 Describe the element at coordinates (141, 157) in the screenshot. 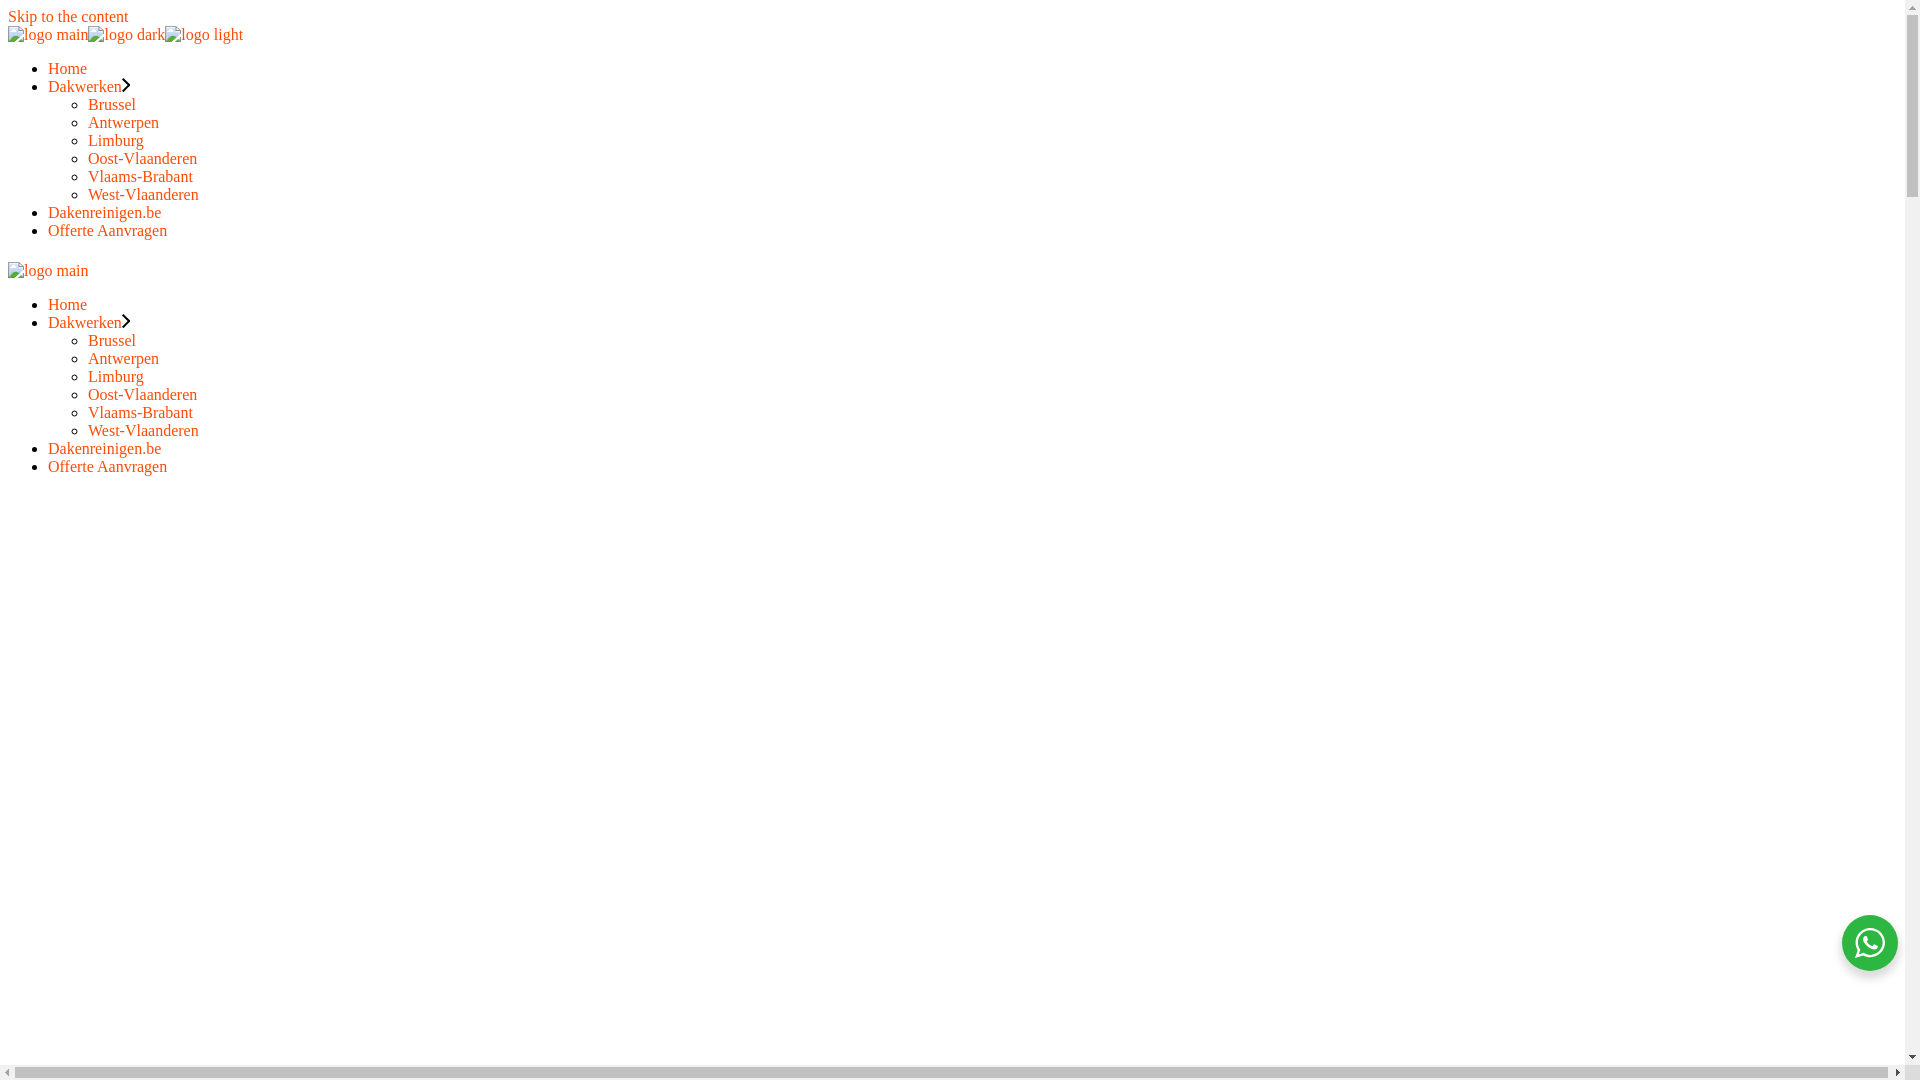

I see `'Oost-Vlaanderen'` at that location.